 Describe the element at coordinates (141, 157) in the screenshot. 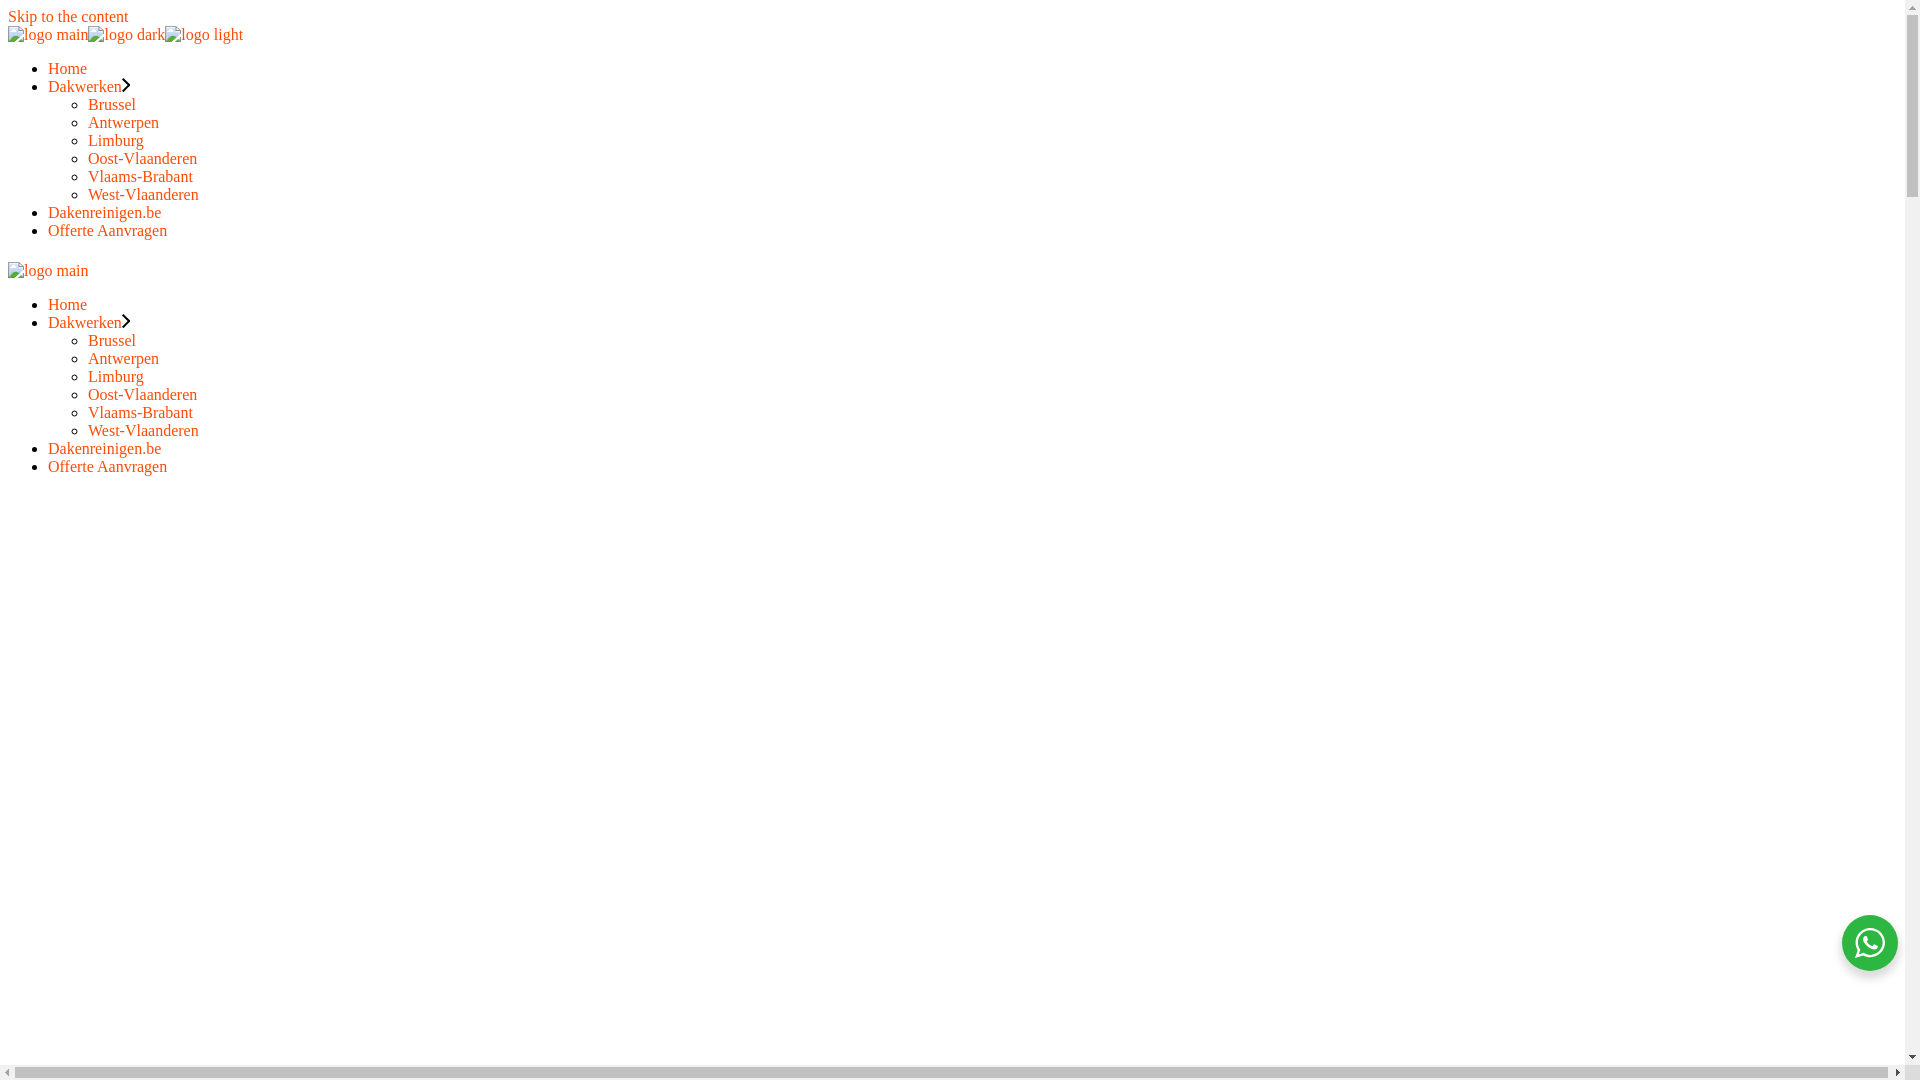

I see `'Oost-Vlaanderen'` at that location.